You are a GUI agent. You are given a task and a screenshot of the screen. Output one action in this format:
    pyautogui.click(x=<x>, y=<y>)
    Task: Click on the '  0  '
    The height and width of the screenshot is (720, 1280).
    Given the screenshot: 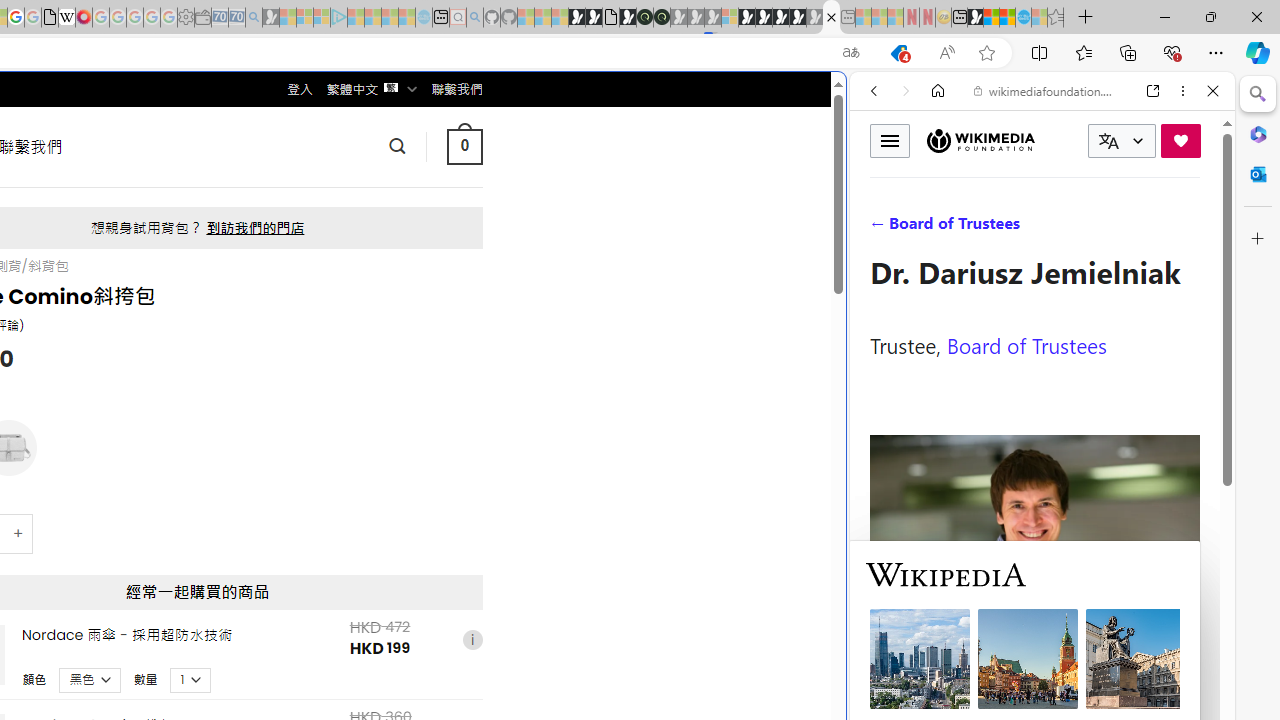 What is the action you would take?
    pyautogui.click(x=463, y=145)
    